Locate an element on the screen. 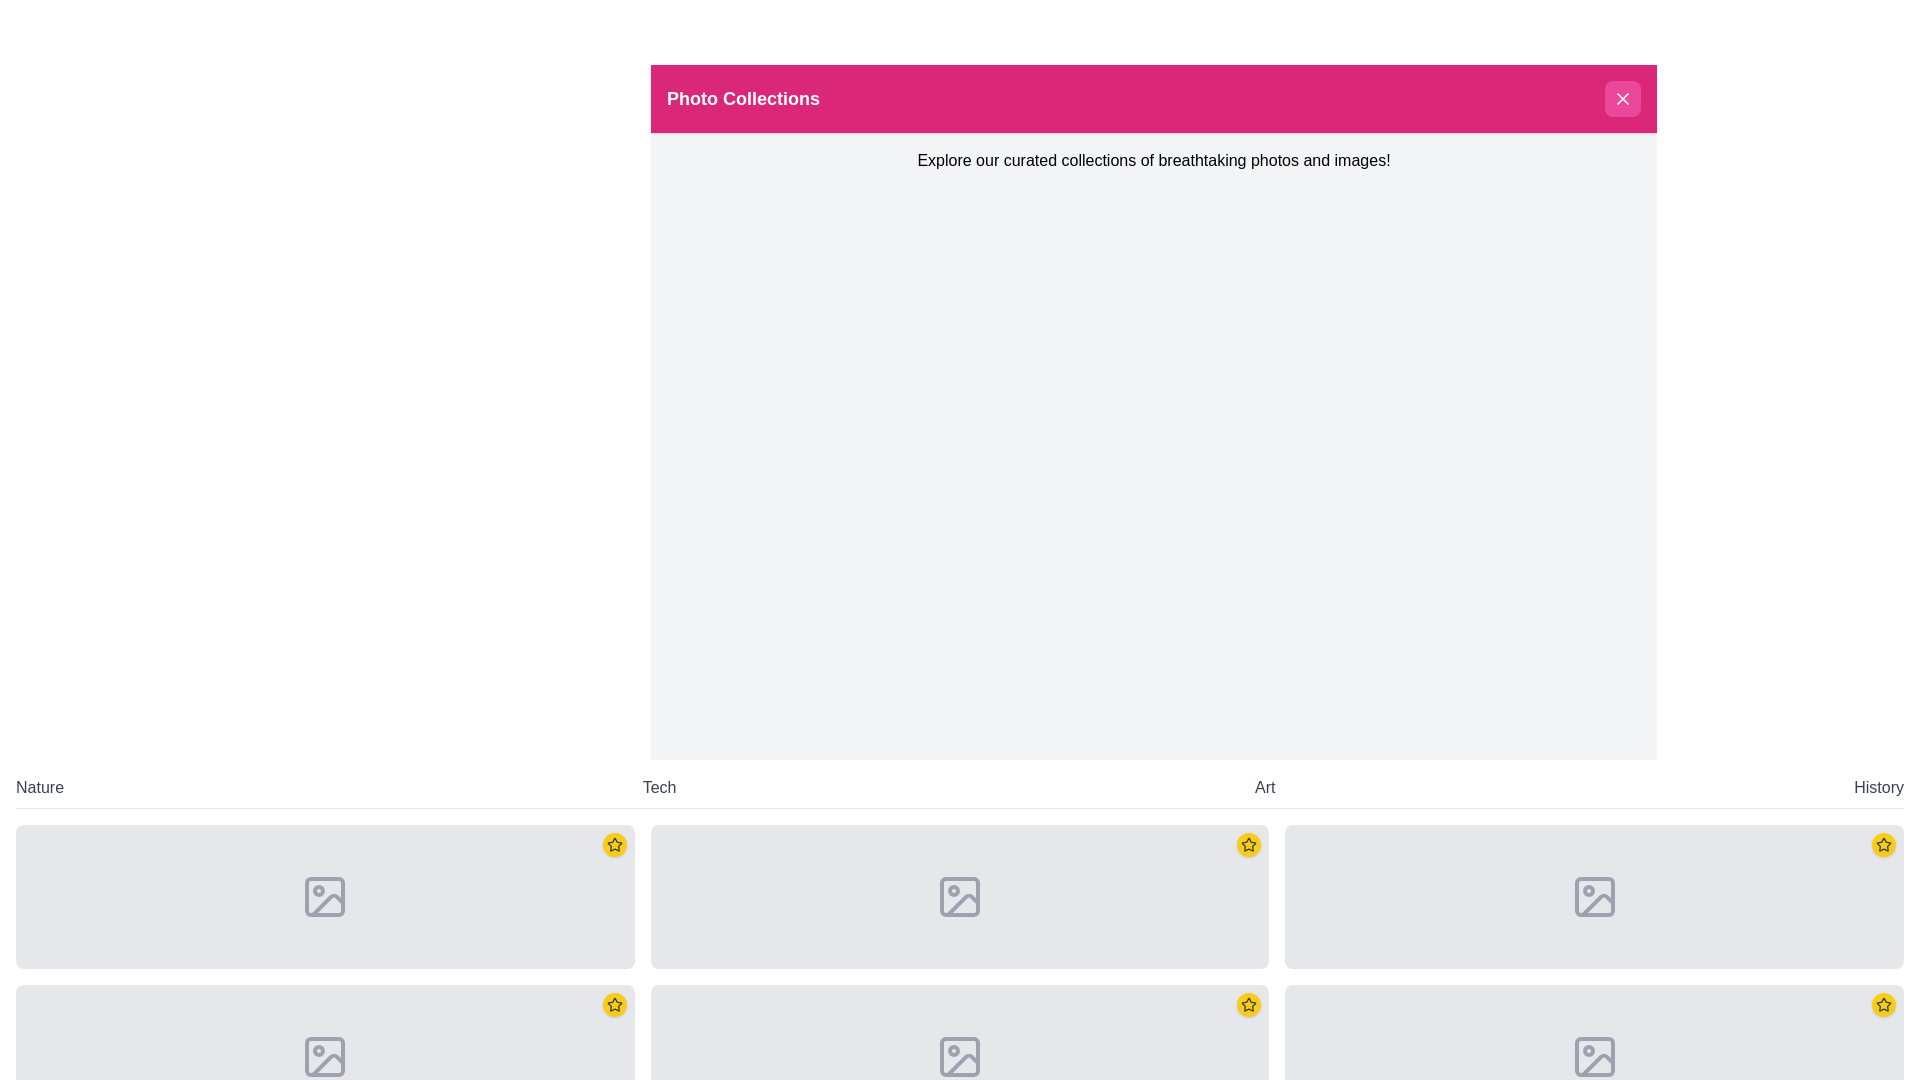  the close button located at the top-right corner of the pink header bar of the 'Photo Collections' section is located at coordinates (1622, 99).